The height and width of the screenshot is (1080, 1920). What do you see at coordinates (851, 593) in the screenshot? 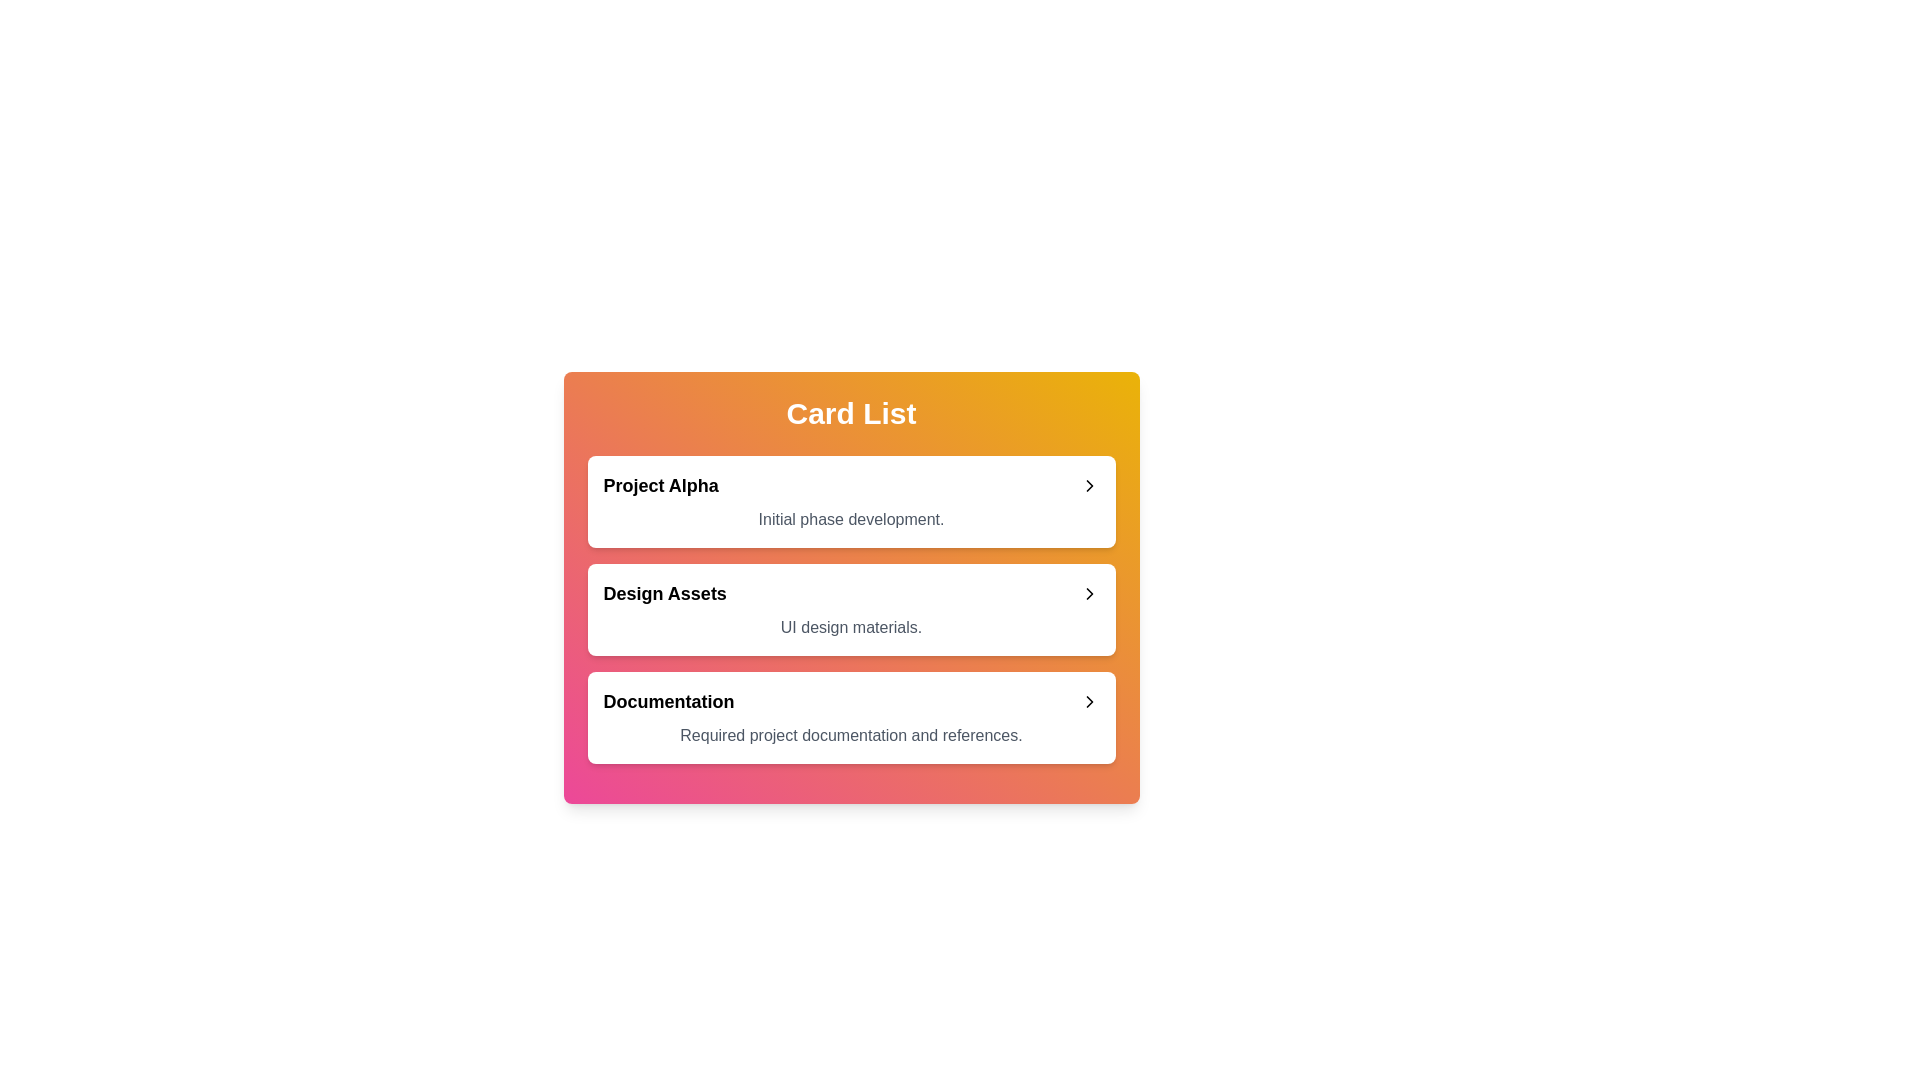
I see `the title area of the card titled Design Assets to expand or collapse it` at bounding box center [851, 593].